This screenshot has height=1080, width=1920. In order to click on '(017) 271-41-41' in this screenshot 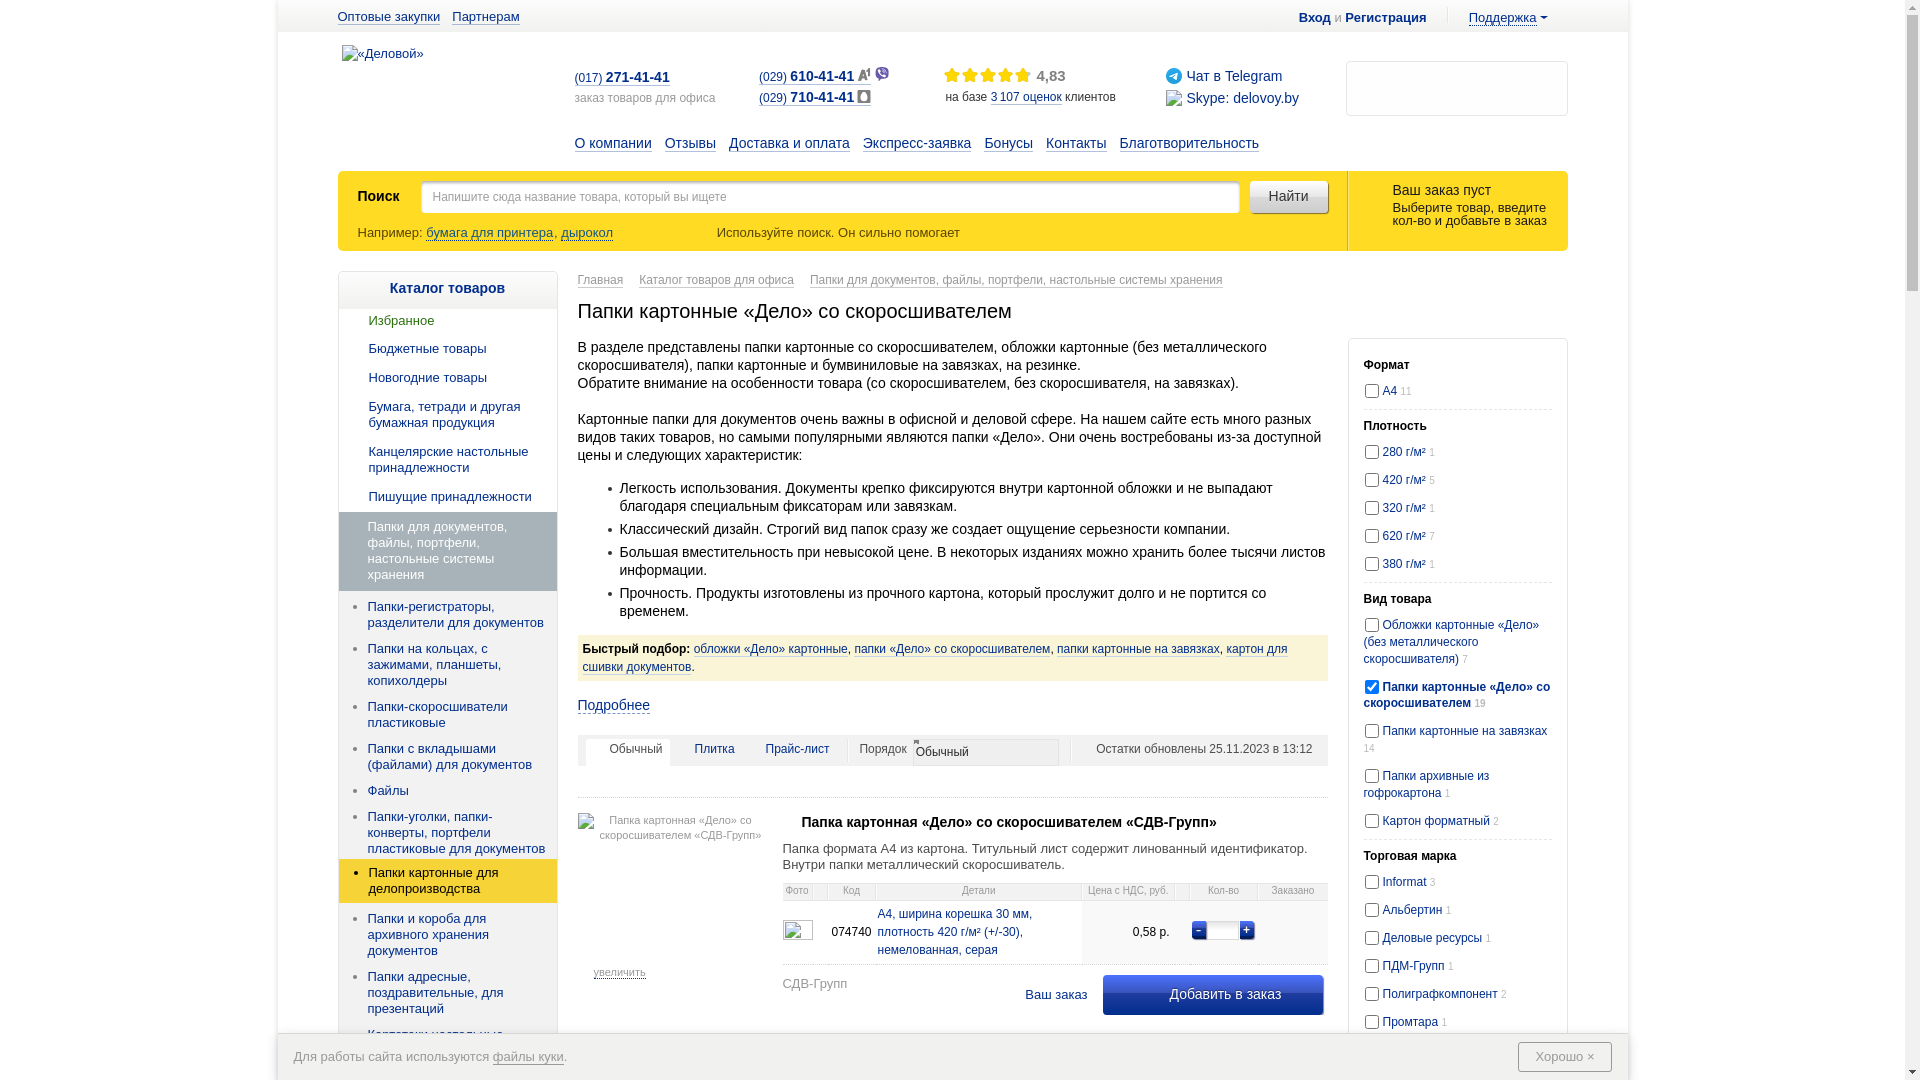, I will do `click(620, 76)`.